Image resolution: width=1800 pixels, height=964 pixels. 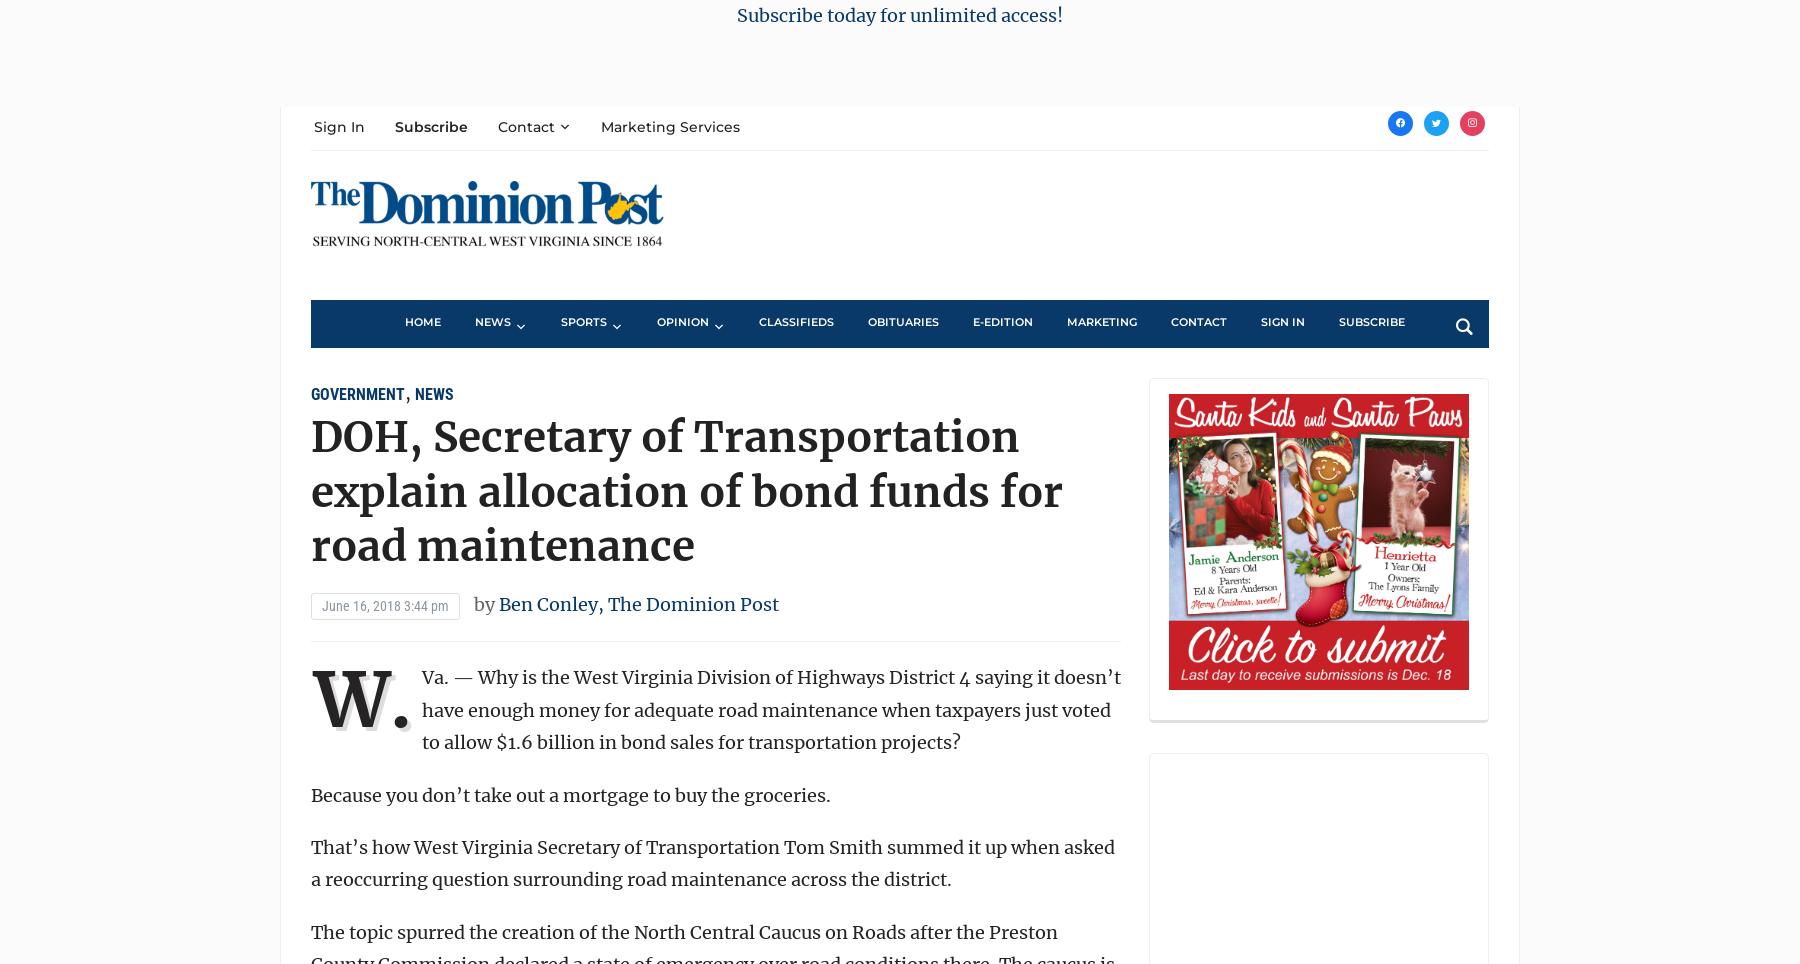 What do you see at coordinates (1283, 321) in the screenshot?
I see `'Sign In'` at bounding box center [1283, 321].